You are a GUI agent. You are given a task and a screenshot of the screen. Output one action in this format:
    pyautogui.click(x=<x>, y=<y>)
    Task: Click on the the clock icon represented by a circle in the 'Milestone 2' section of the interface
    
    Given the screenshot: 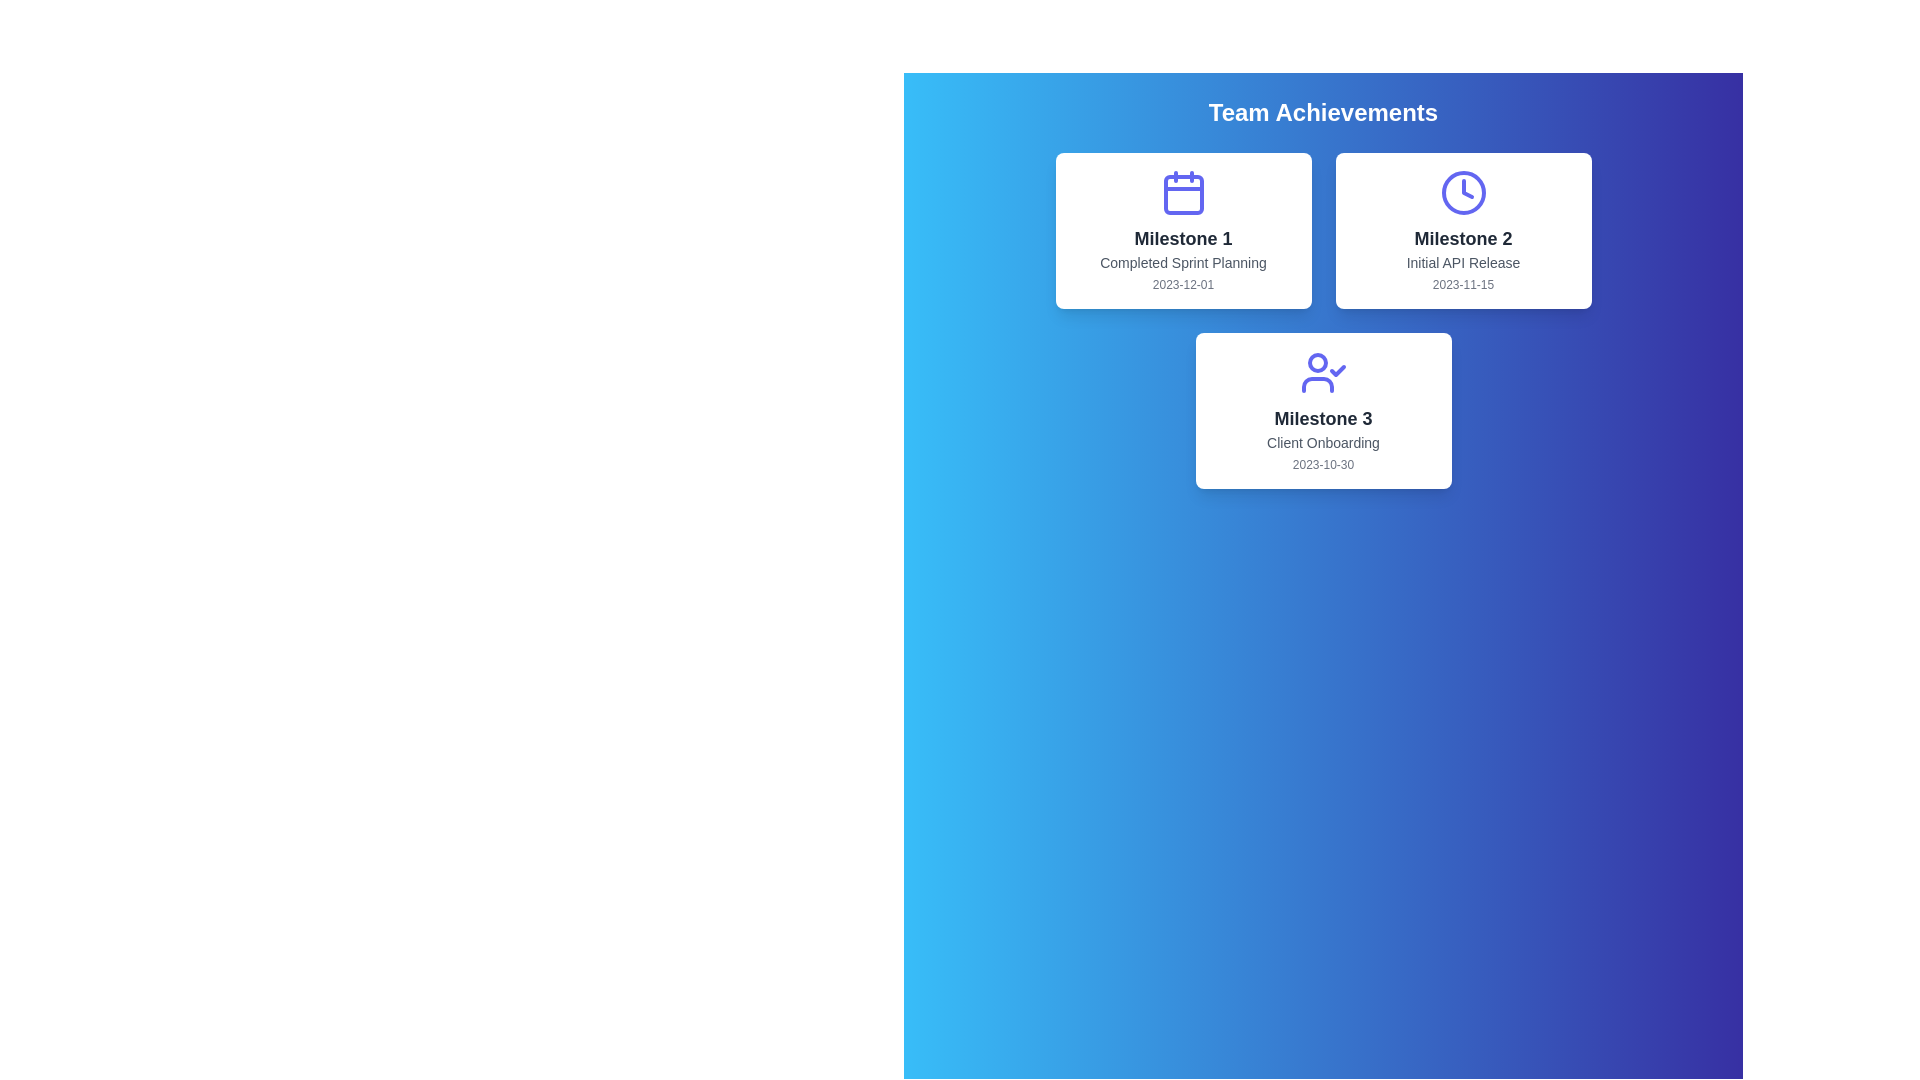 What is the action you would take?
    pyautogui.click(x=1463, y=192)
    